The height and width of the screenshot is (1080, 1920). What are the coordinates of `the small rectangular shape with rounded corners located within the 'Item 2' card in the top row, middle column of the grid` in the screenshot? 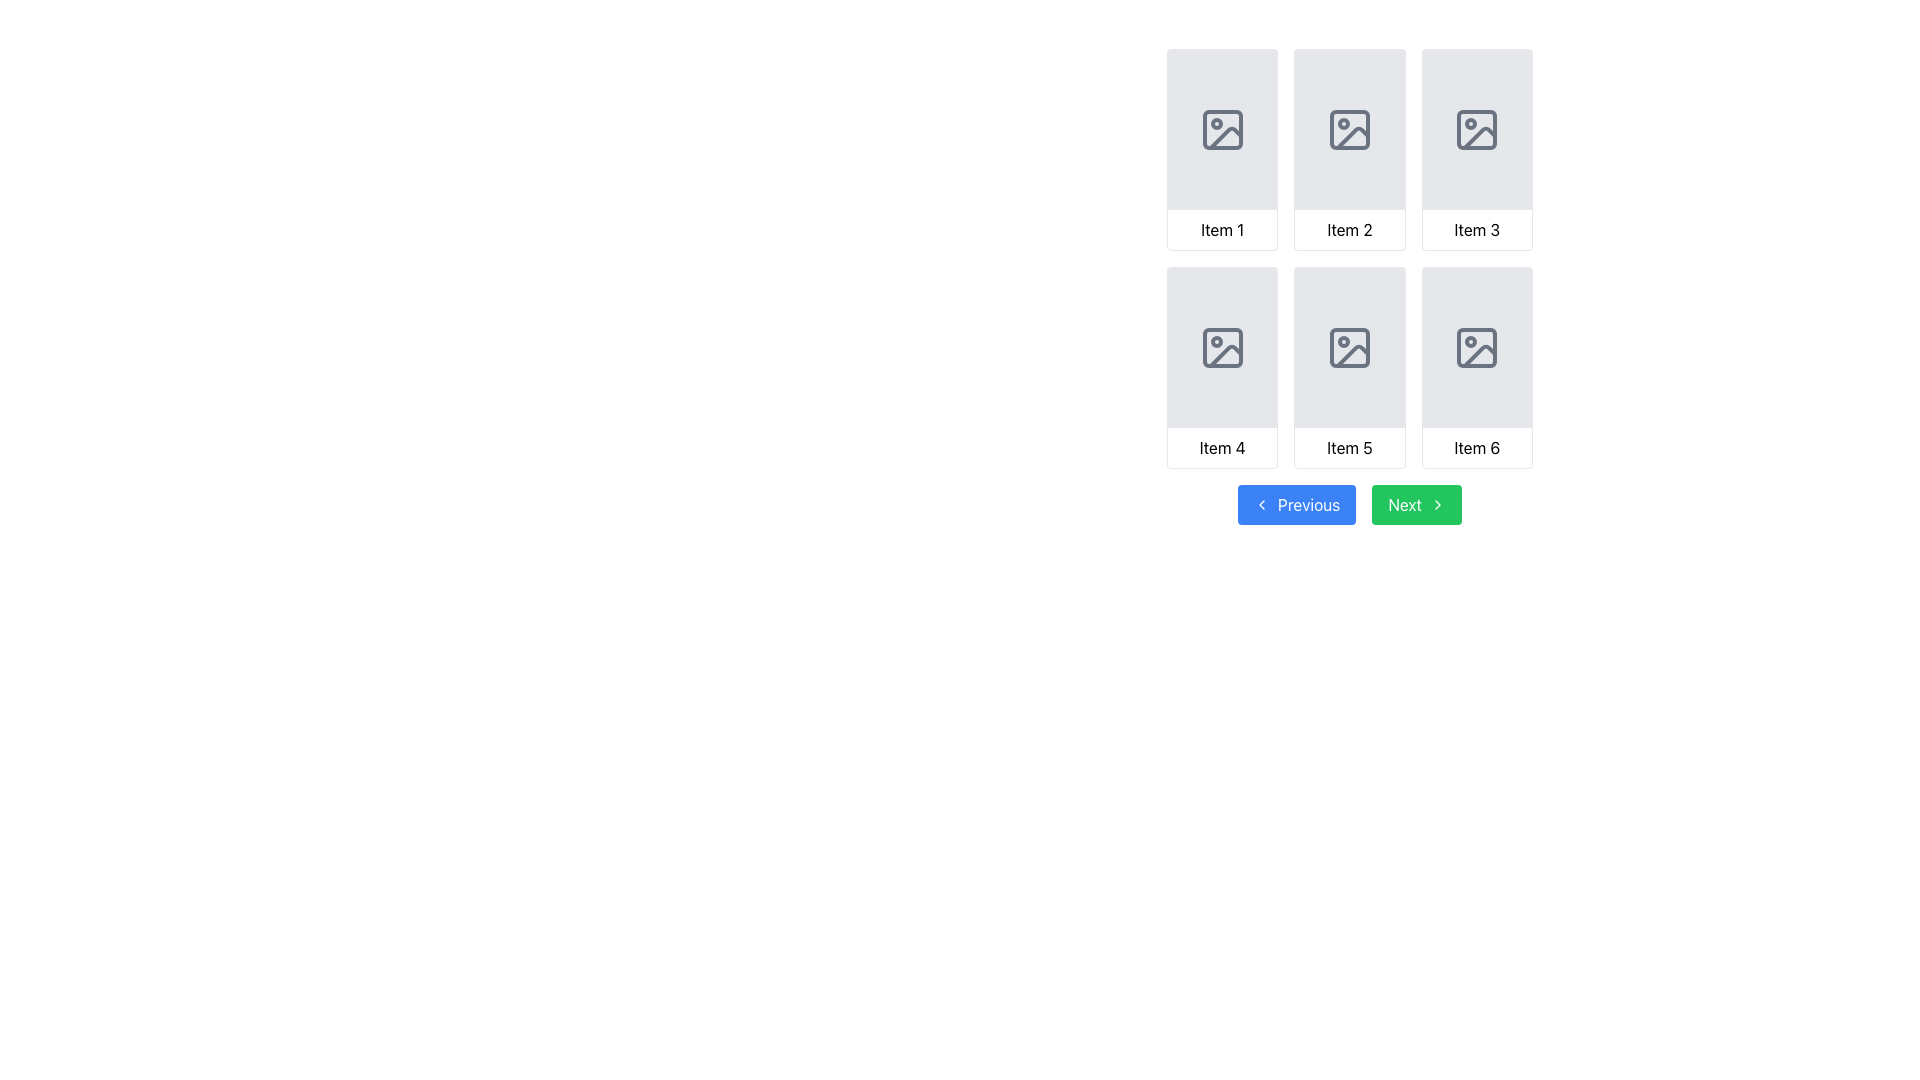 It's located at (1349, 130).